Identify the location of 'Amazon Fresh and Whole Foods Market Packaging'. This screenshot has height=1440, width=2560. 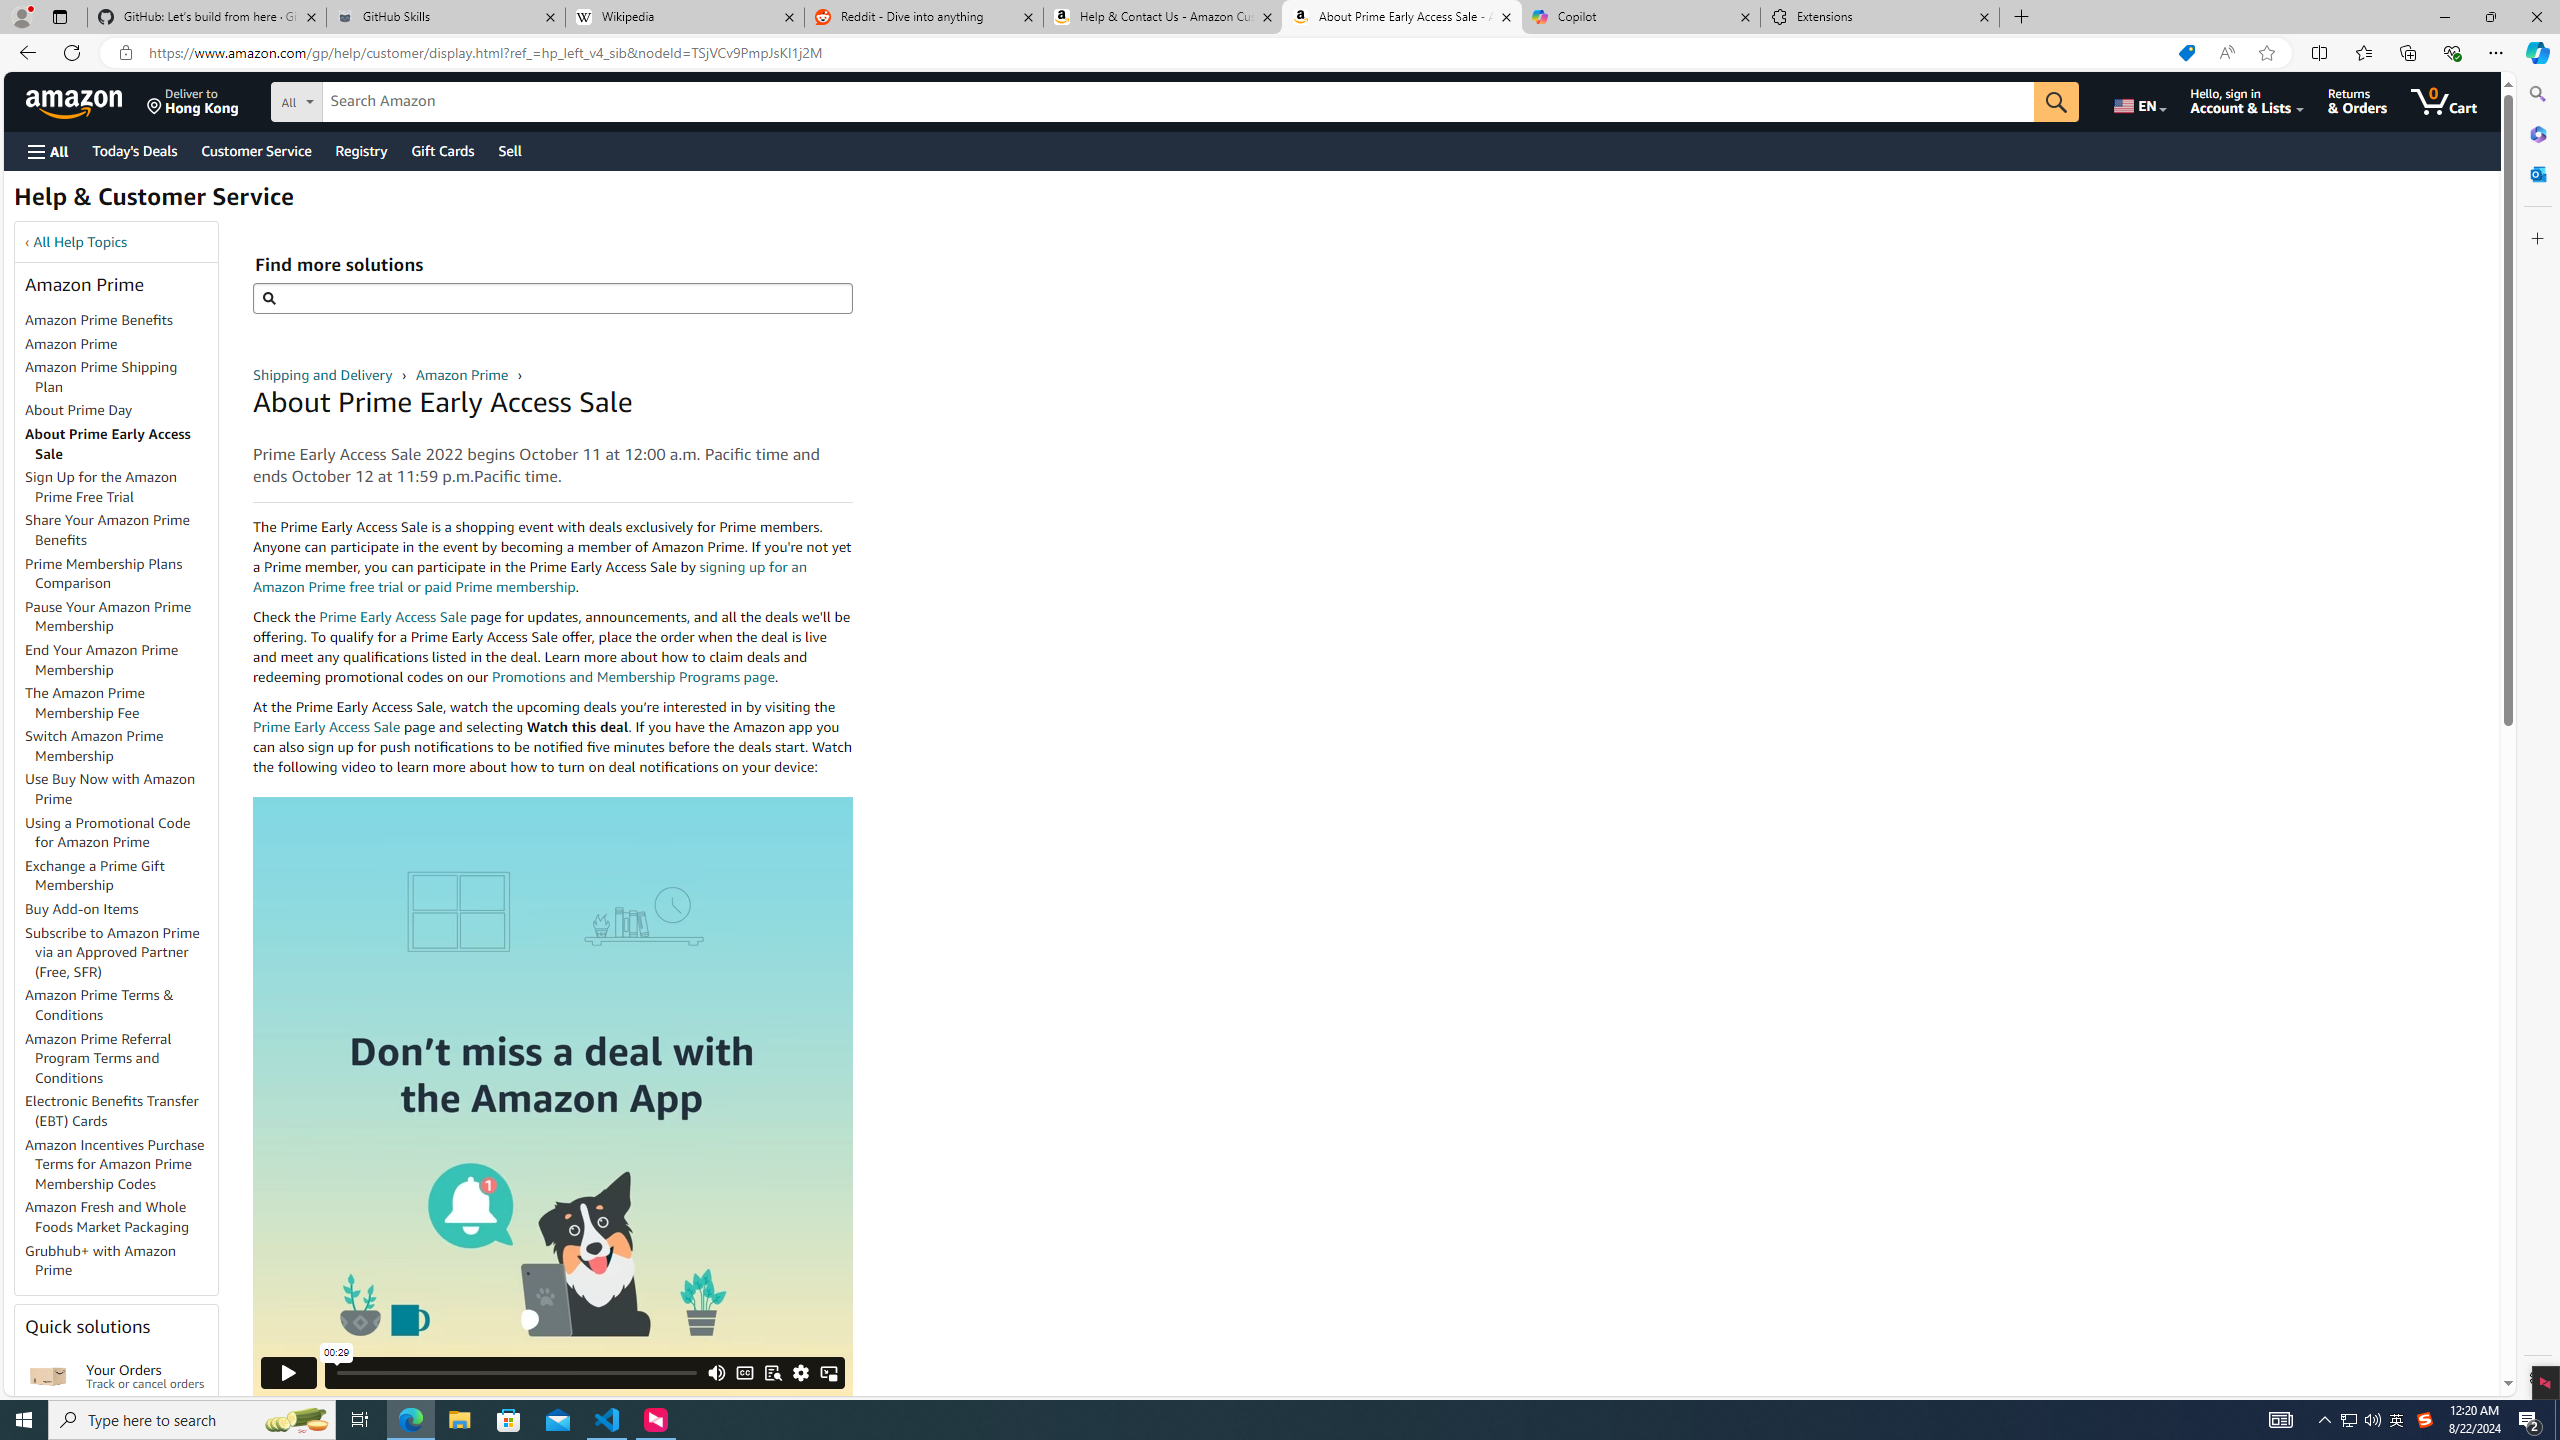
(121, 1217).